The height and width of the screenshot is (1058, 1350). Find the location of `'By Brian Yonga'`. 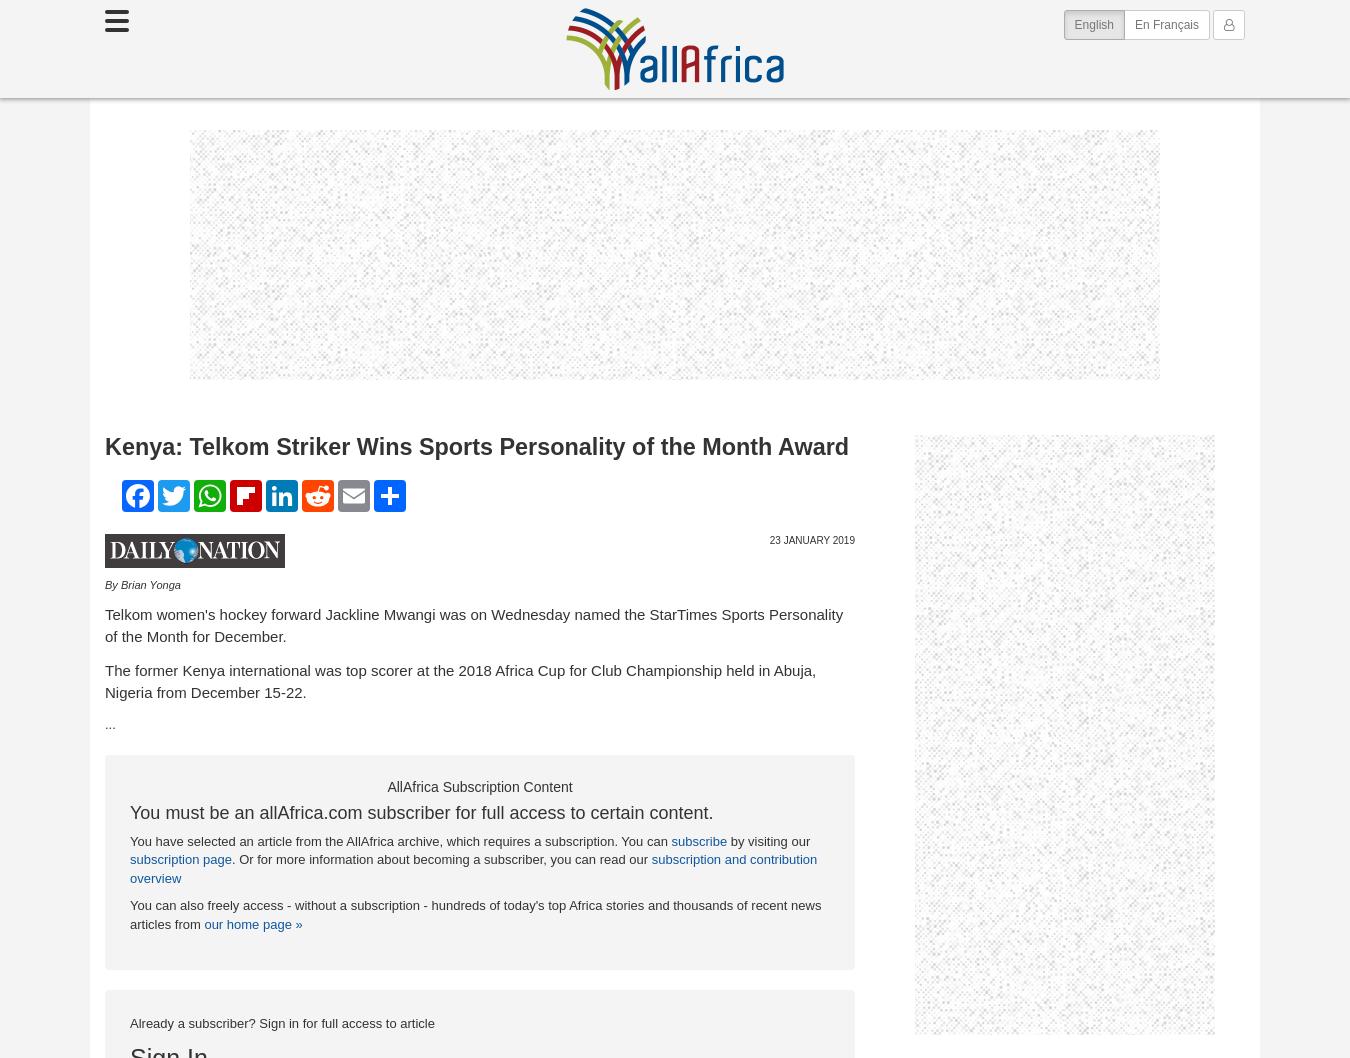

'By Brian Yonga' is located at coordinates (142, 584).